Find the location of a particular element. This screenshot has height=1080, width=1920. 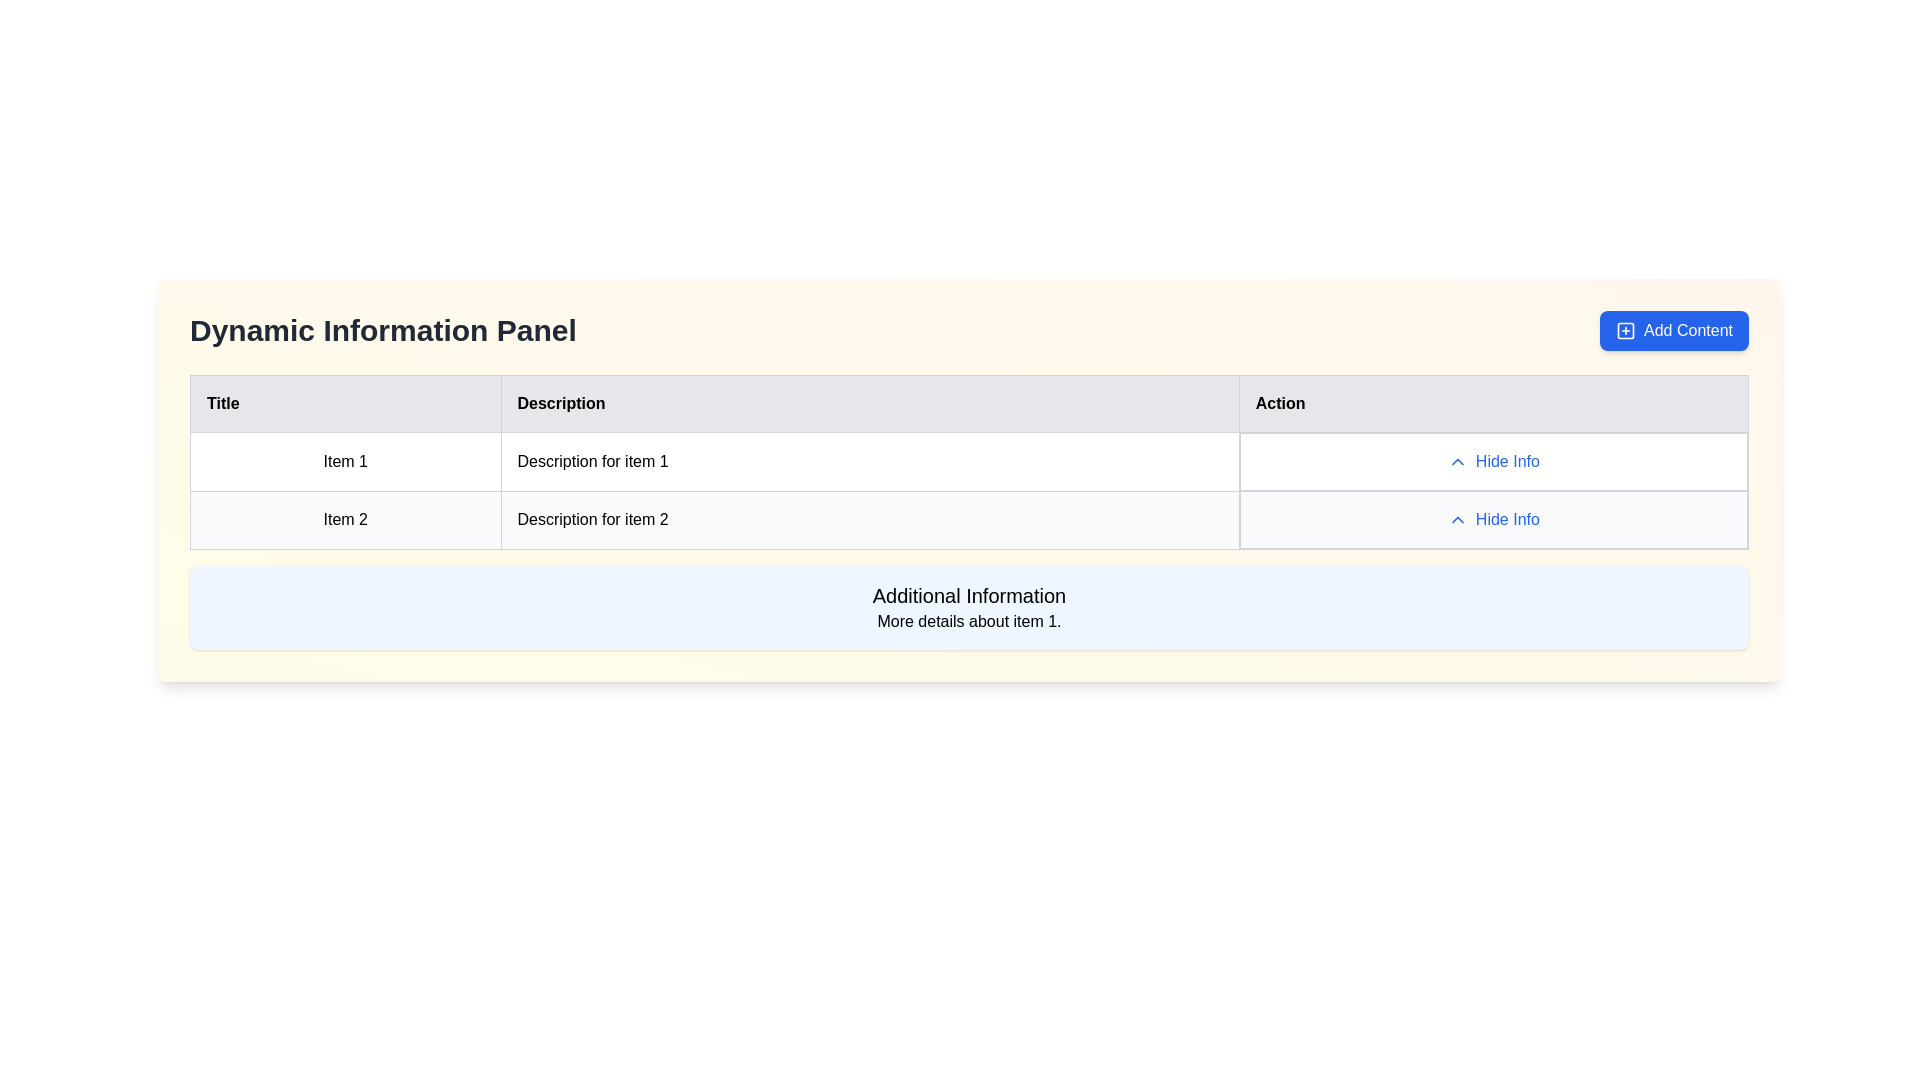

the 'Hide Info' button is located at coordinates (1493, 462).